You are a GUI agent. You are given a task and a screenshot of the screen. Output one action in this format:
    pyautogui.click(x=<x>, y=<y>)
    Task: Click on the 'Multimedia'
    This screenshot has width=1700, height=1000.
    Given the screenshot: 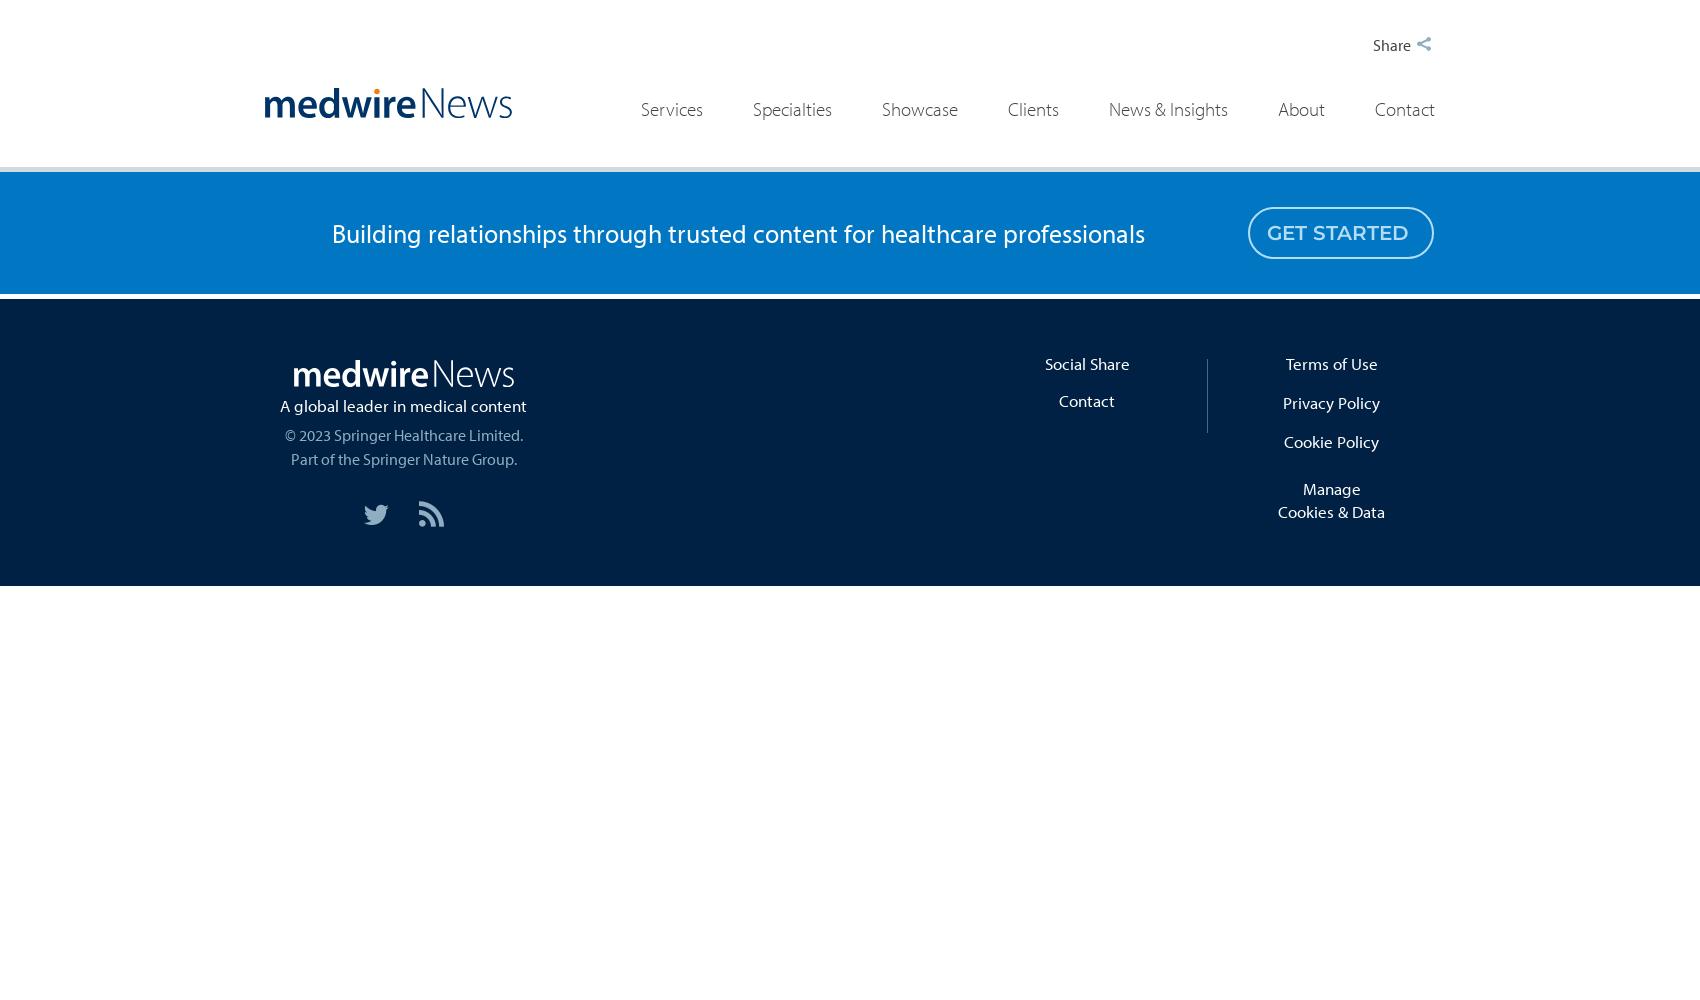 What is the action you would take?
    pyautogui.click(x=1390, y=236)
    